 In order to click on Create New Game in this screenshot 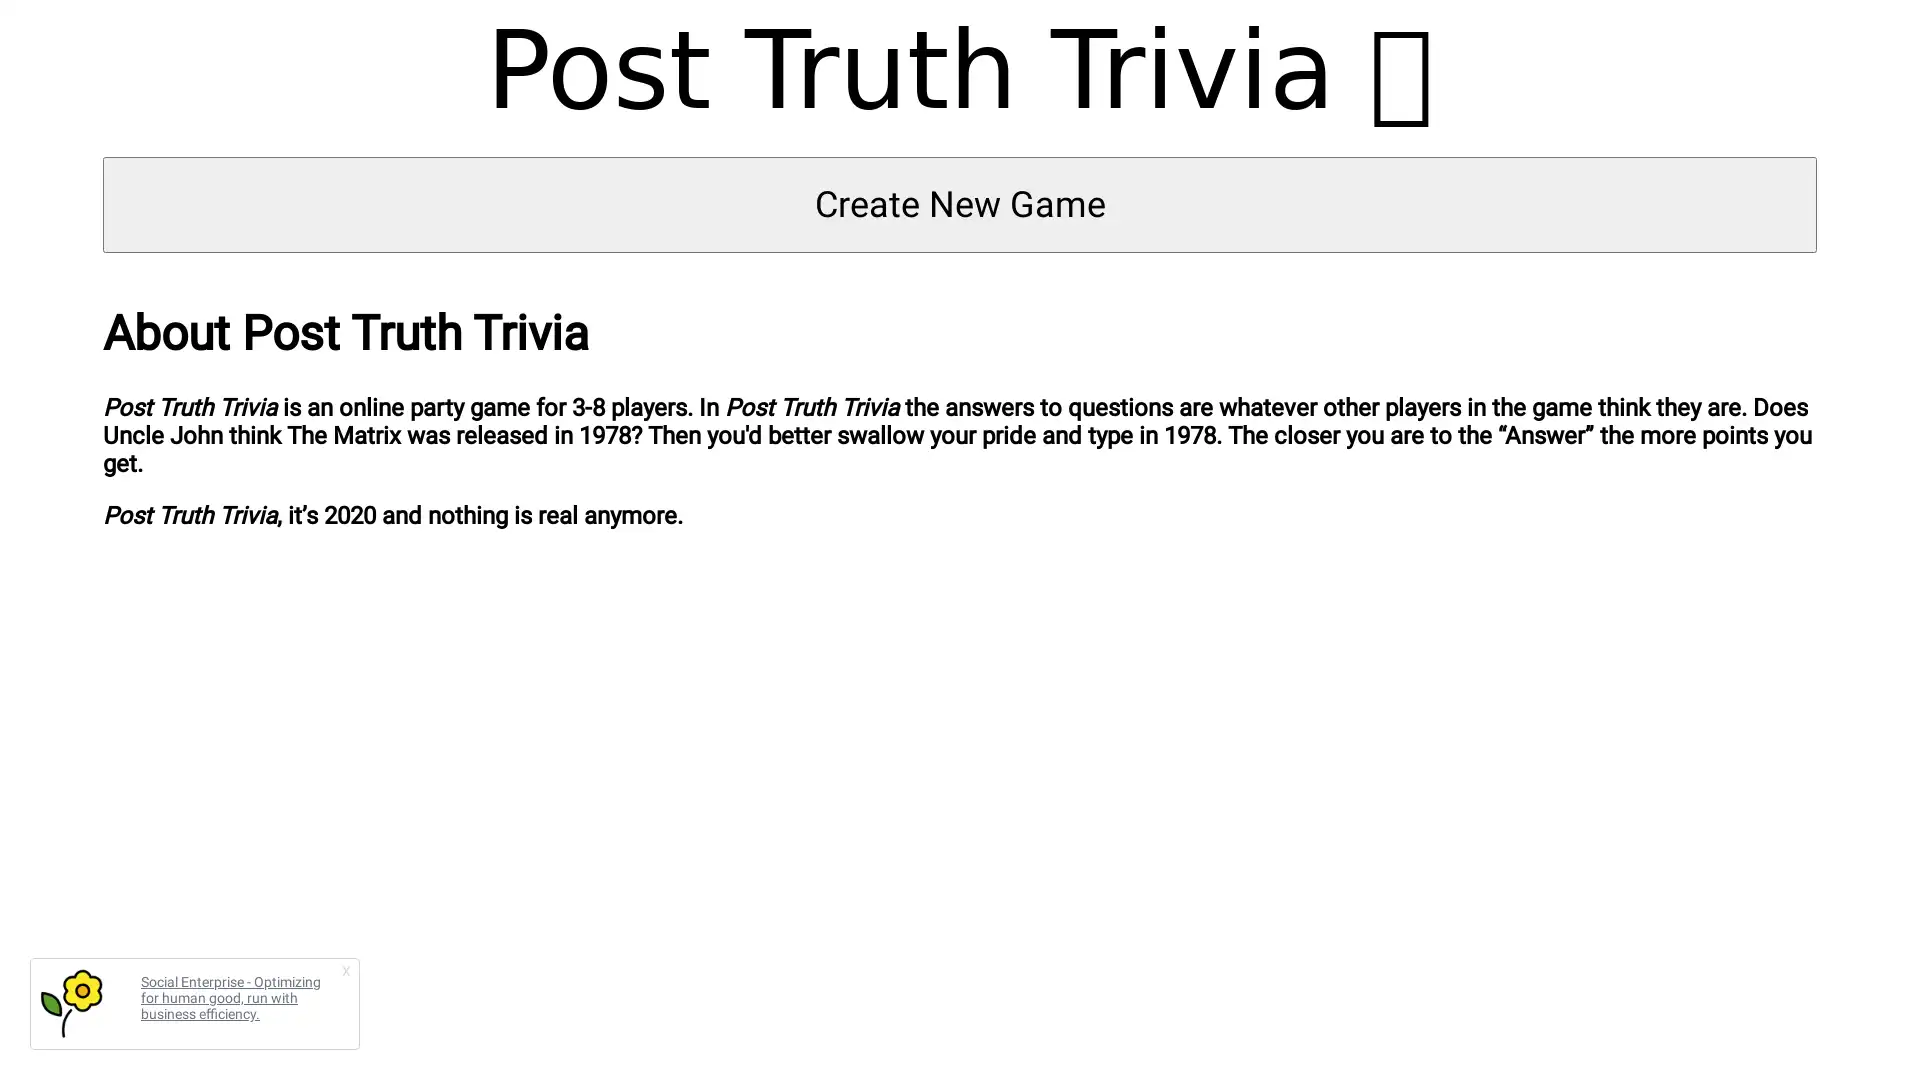, I will do `click(958, 204)`.